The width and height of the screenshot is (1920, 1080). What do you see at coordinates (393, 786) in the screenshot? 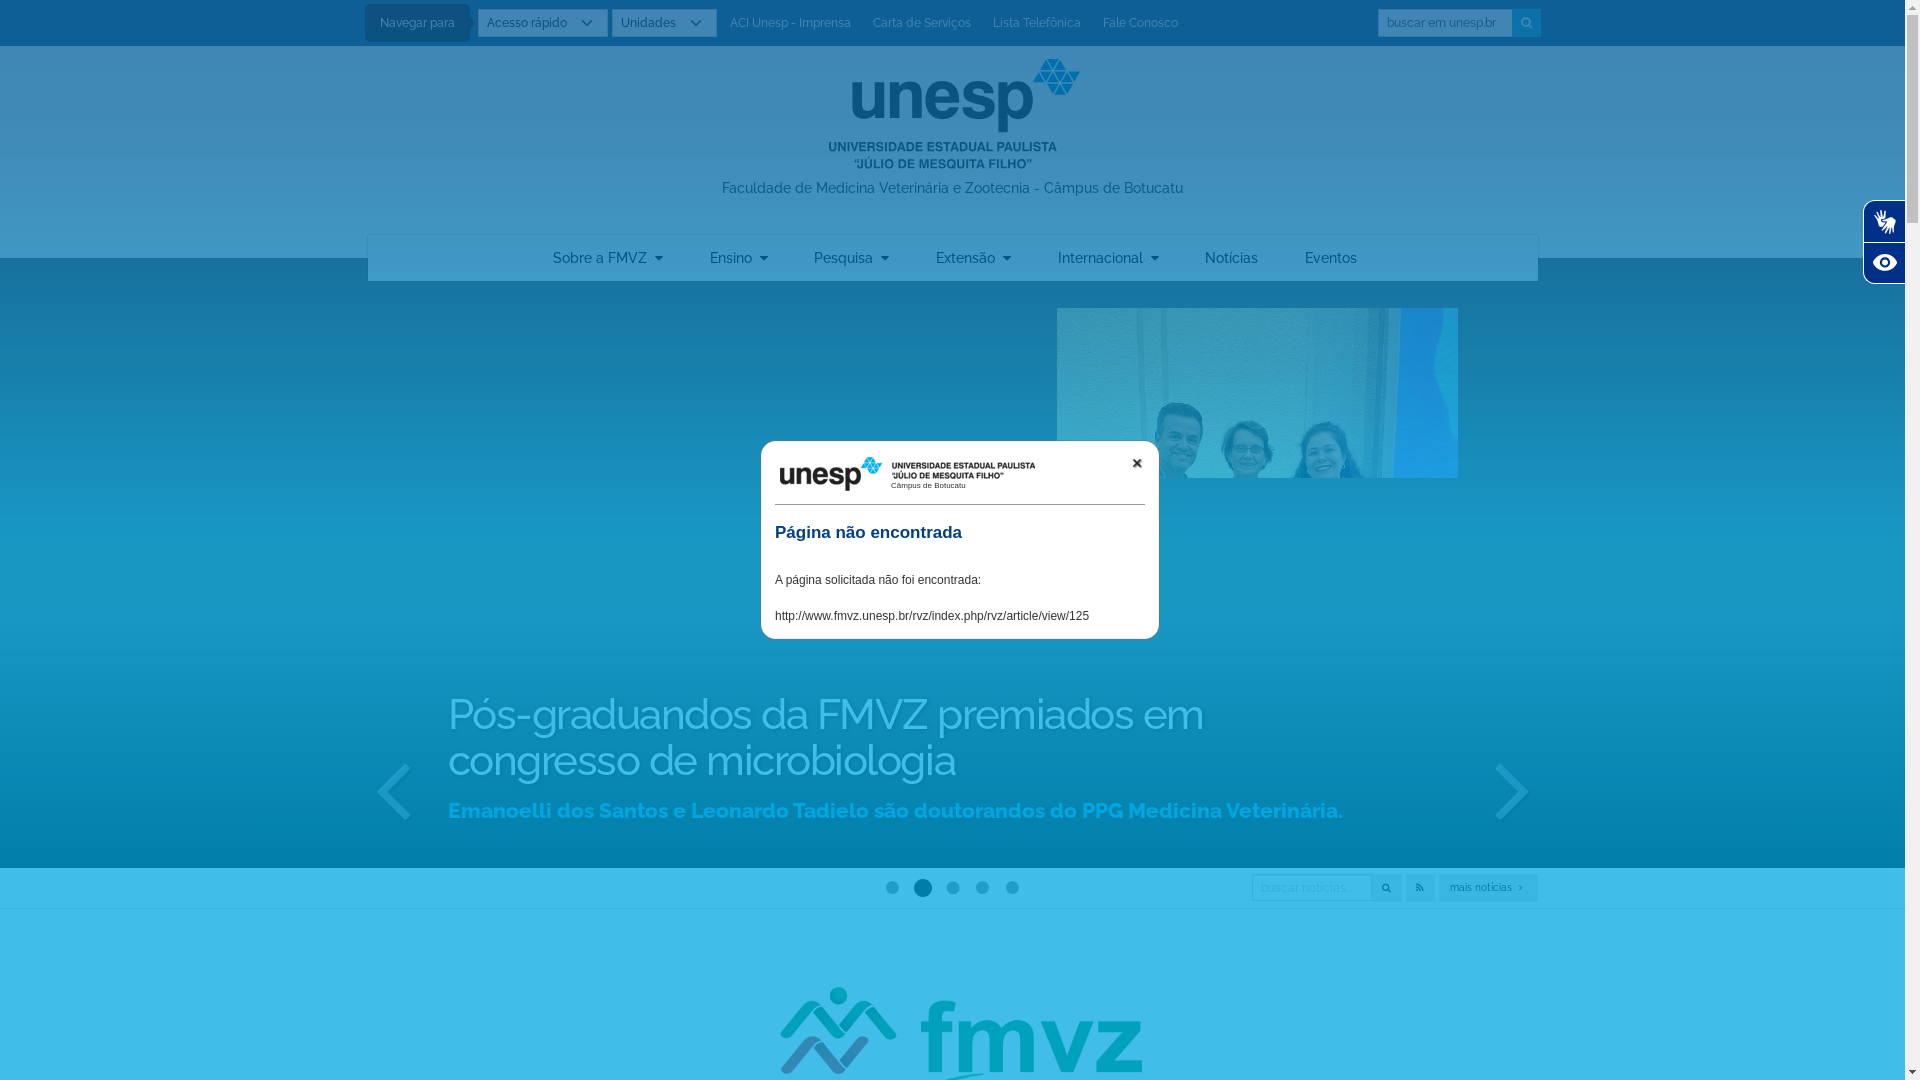
I see `'Ir para o item anterior'` at bounding box center [393, 786].